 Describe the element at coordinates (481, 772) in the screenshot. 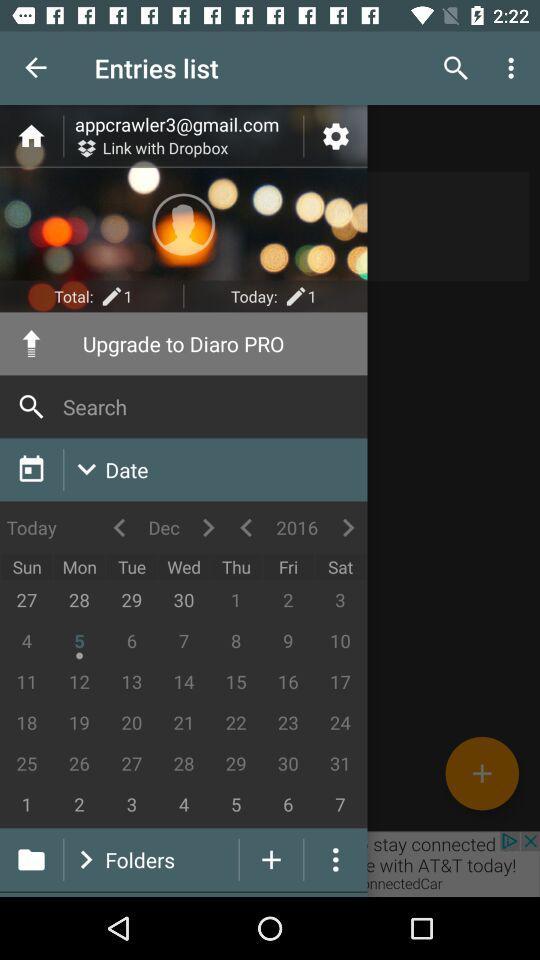

I see `the add icon` at that location.